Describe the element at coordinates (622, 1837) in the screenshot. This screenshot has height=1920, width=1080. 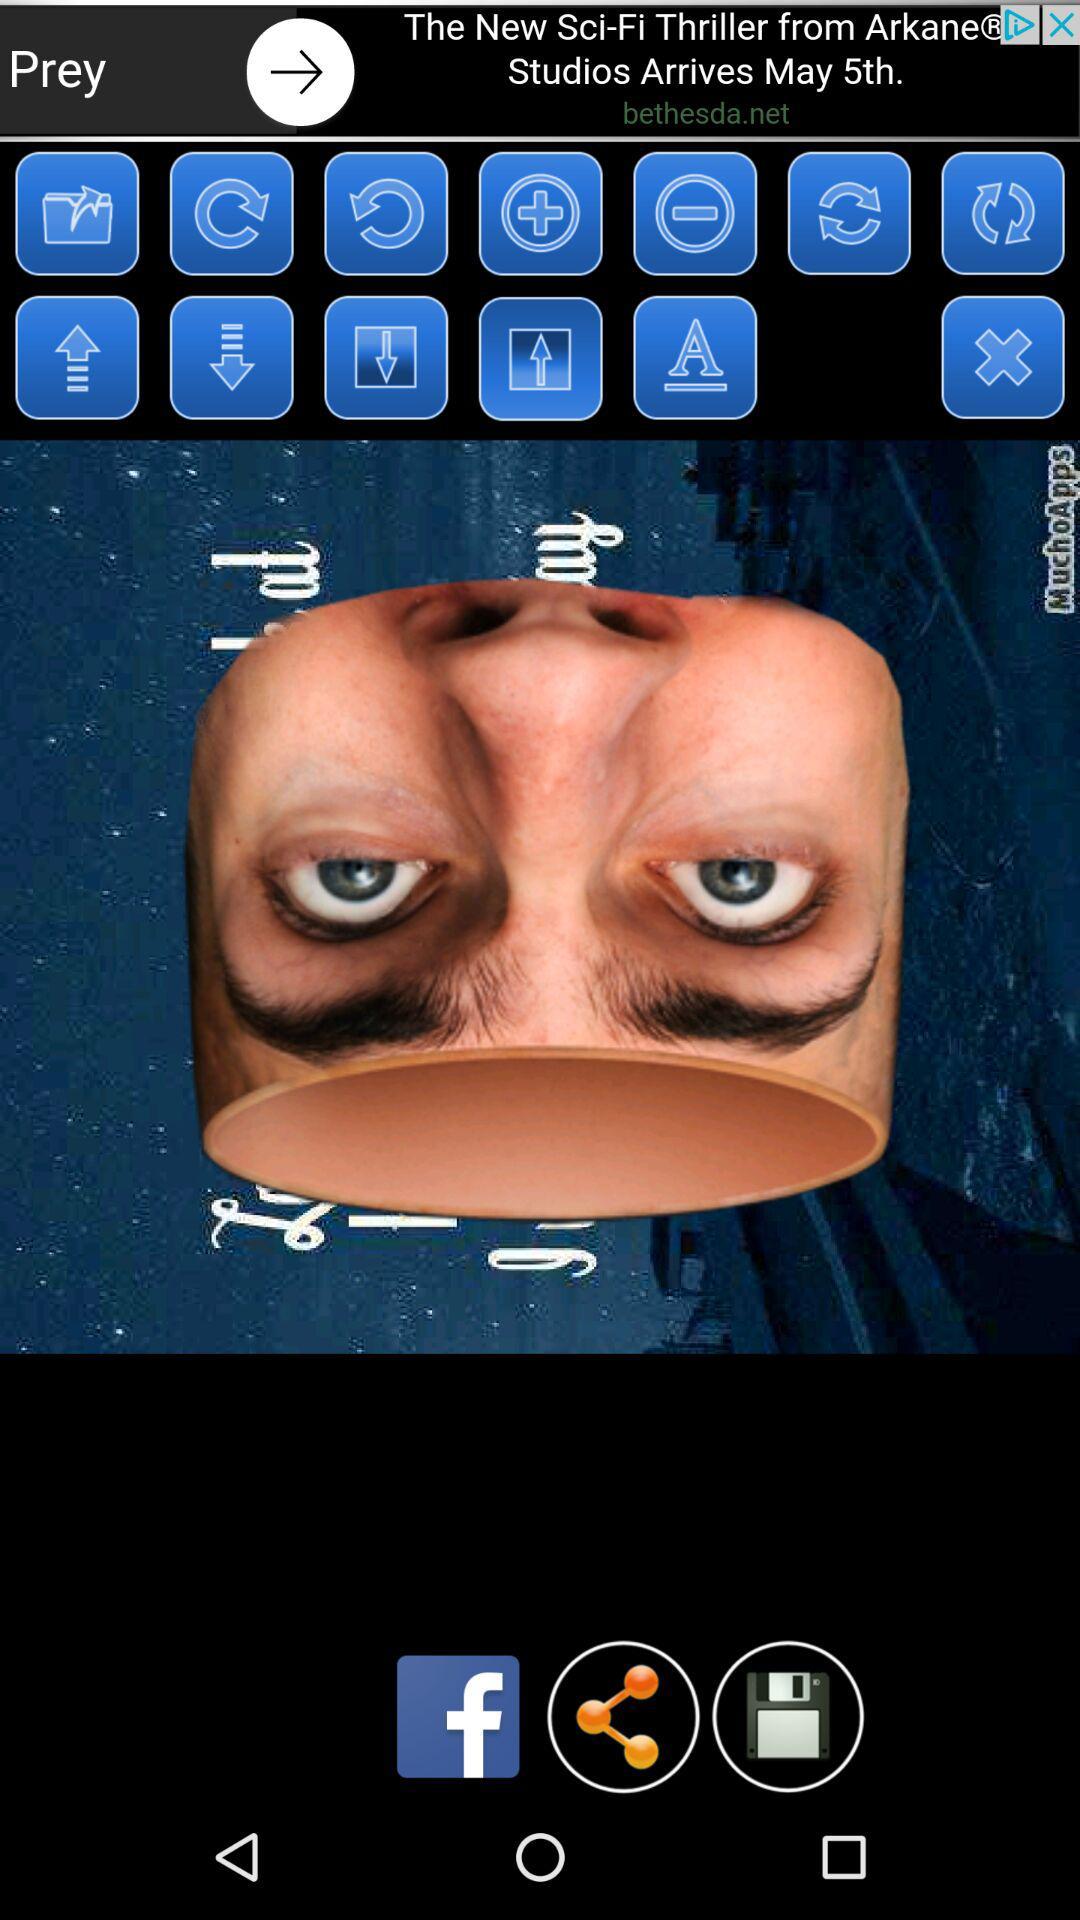
I see `the share icon` at that location.